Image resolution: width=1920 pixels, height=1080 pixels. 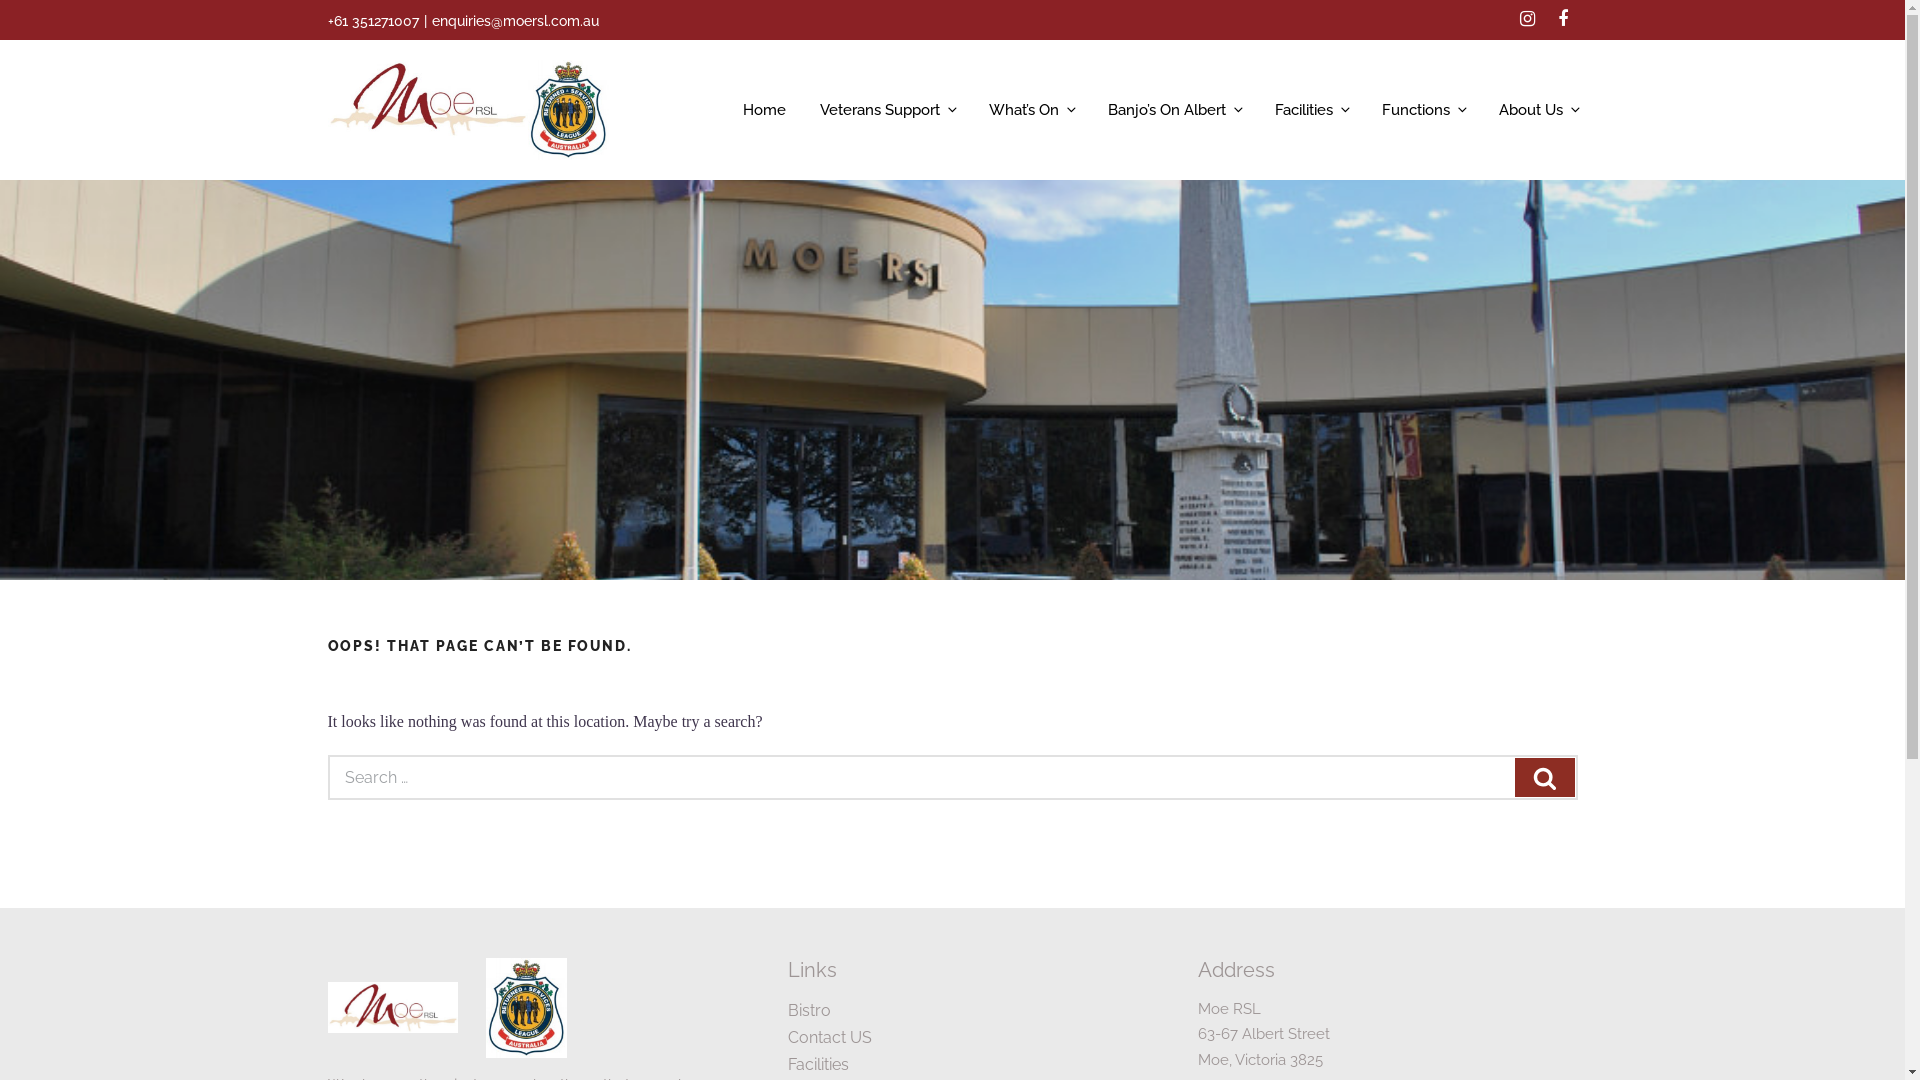 I want to click on 'Home', so click(x=763, y=110).